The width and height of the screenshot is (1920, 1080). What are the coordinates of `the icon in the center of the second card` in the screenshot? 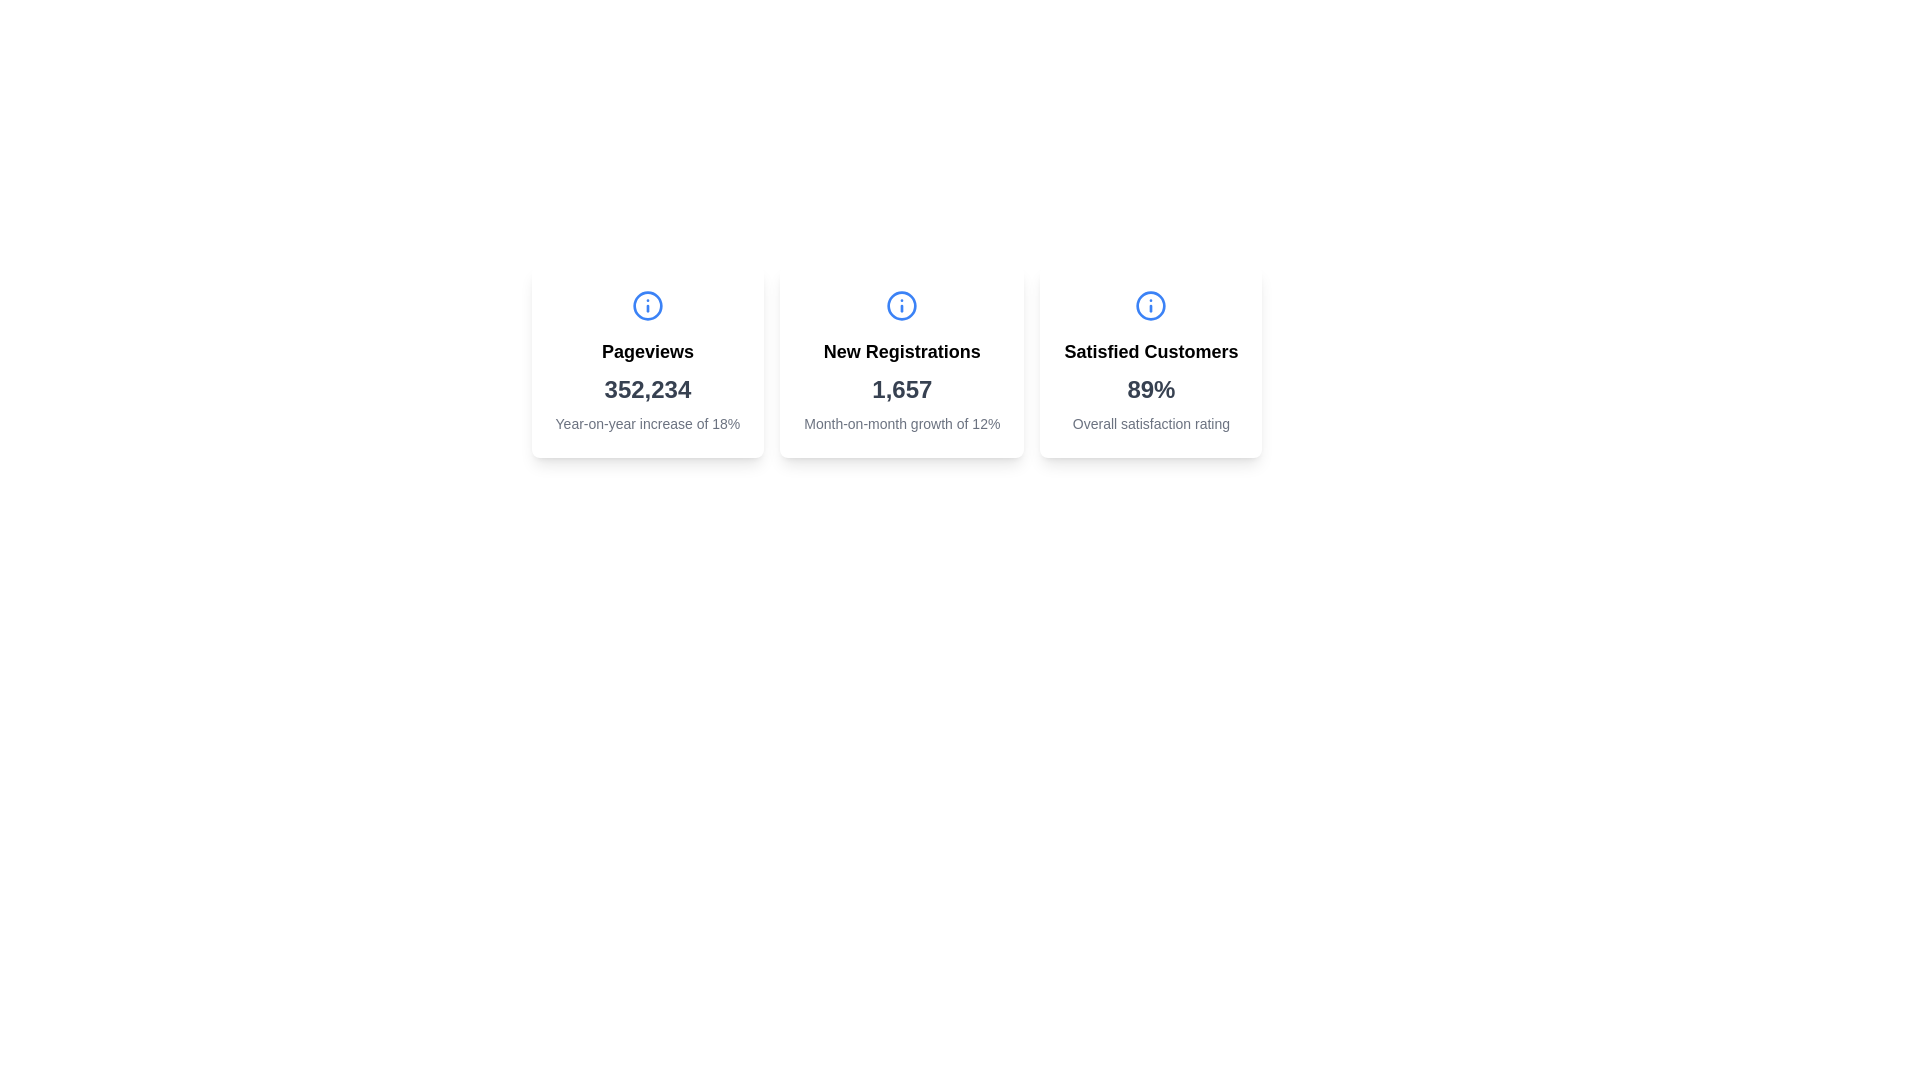 It's located at (1151, 305).